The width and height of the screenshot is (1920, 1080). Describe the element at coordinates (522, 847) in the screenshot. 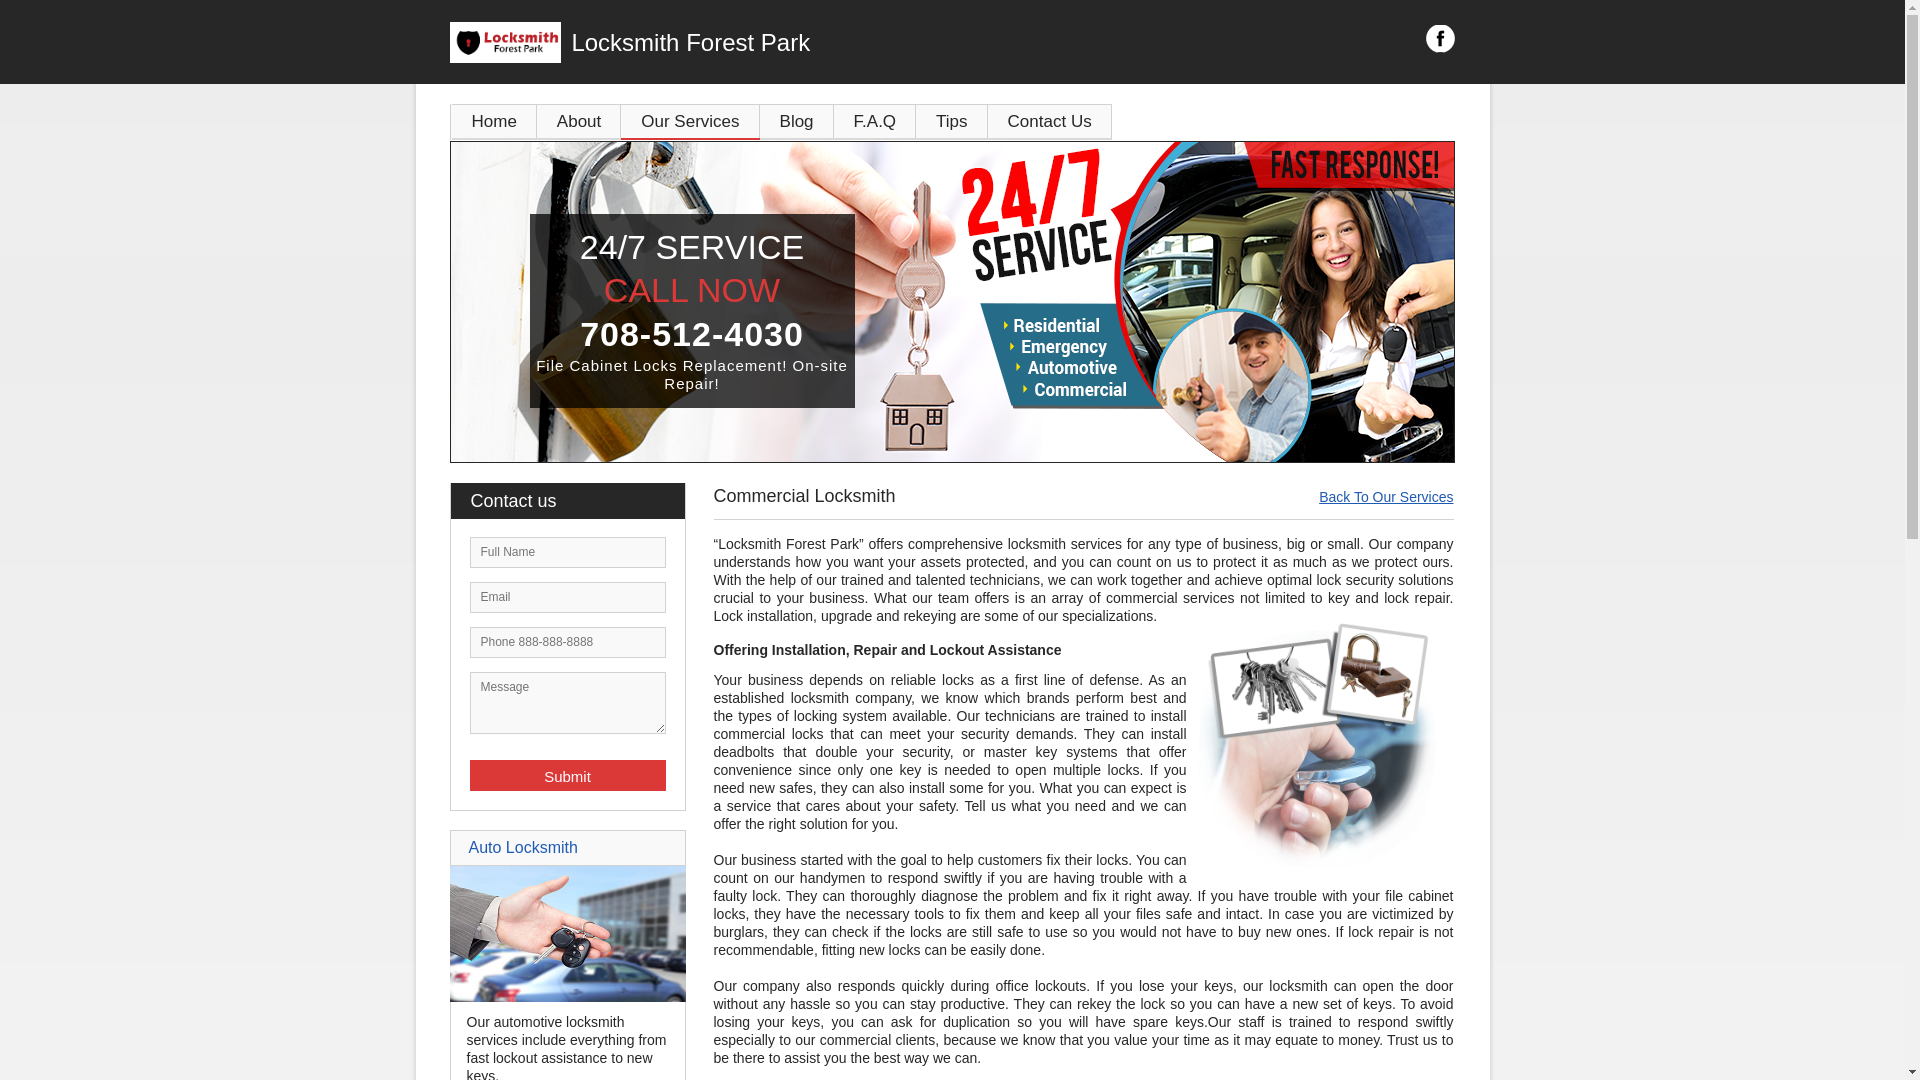

I see `'Auto Locksmith'` at that location.